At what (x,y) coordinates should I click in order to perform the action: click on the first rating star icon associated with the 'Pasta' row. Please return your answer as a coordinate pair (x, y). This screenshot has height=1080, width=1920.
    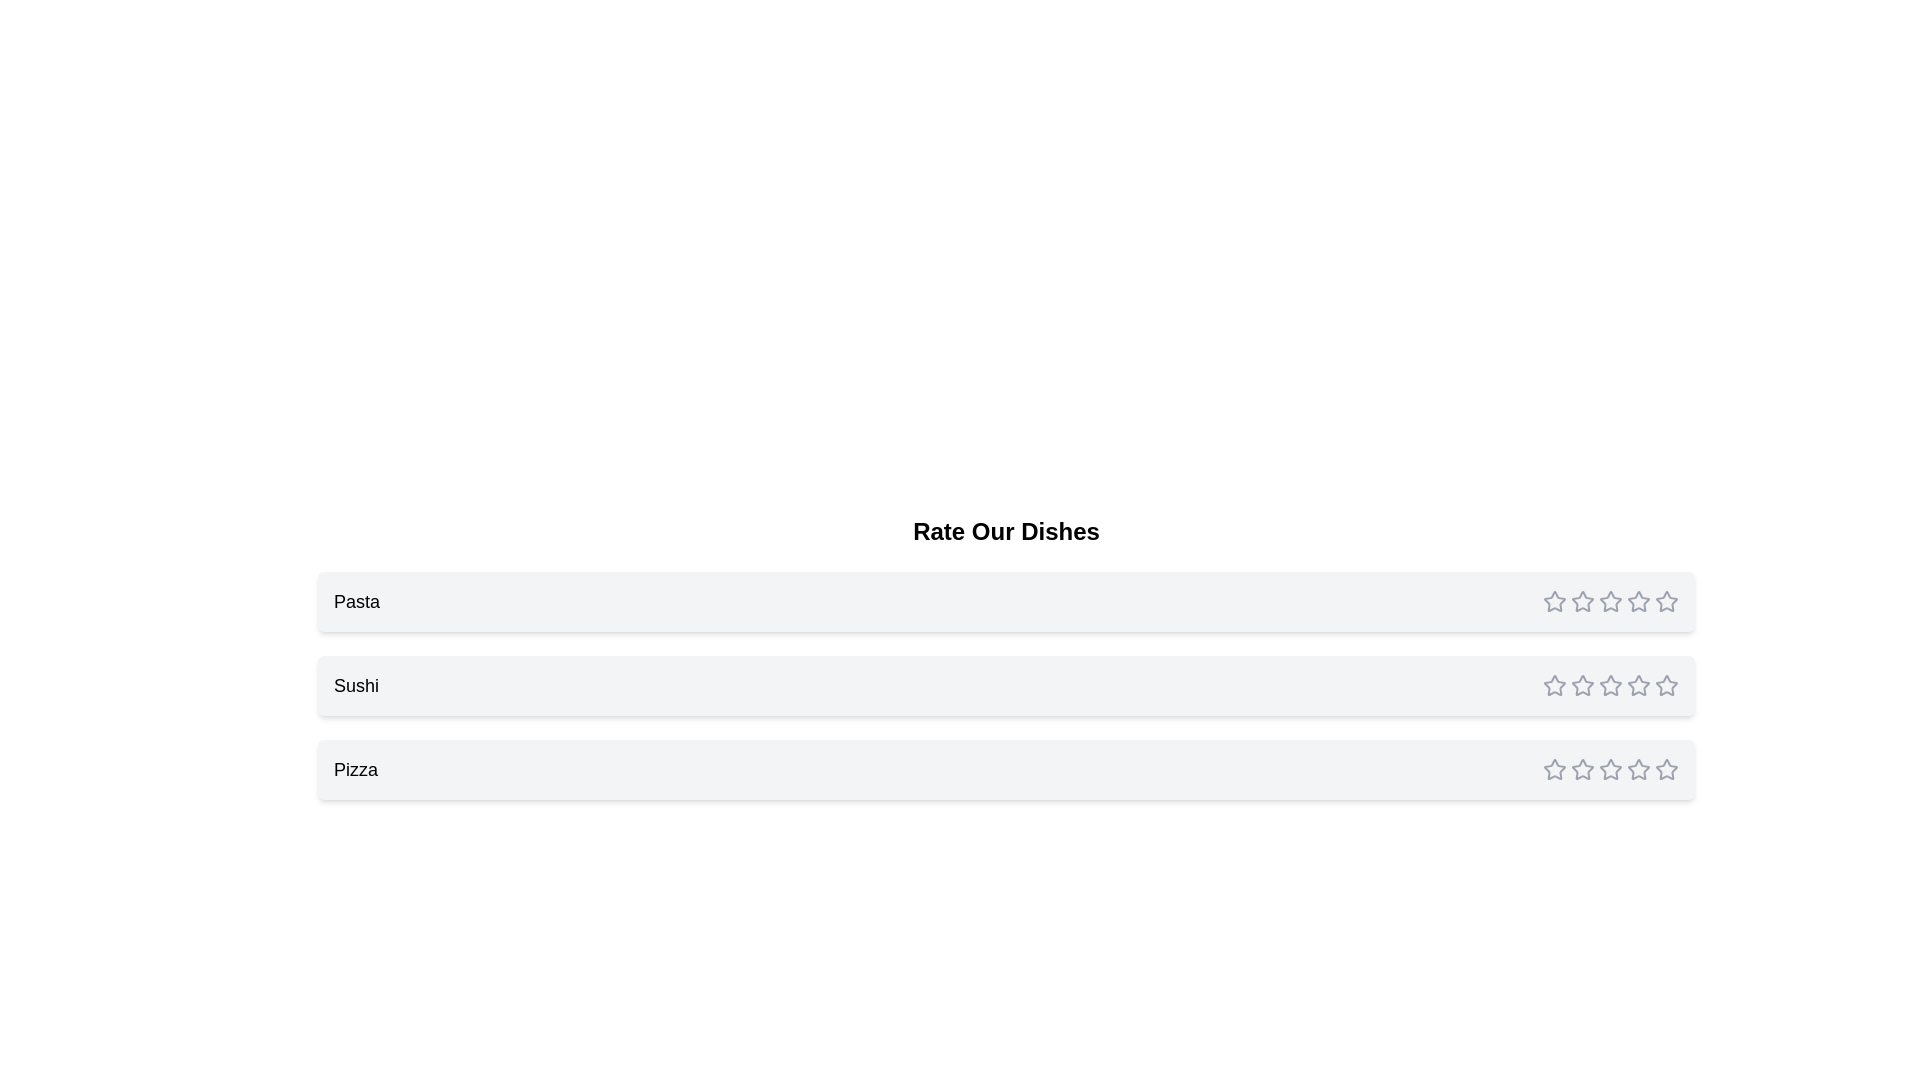
    Looking at the image, I should click on (1553, 600).